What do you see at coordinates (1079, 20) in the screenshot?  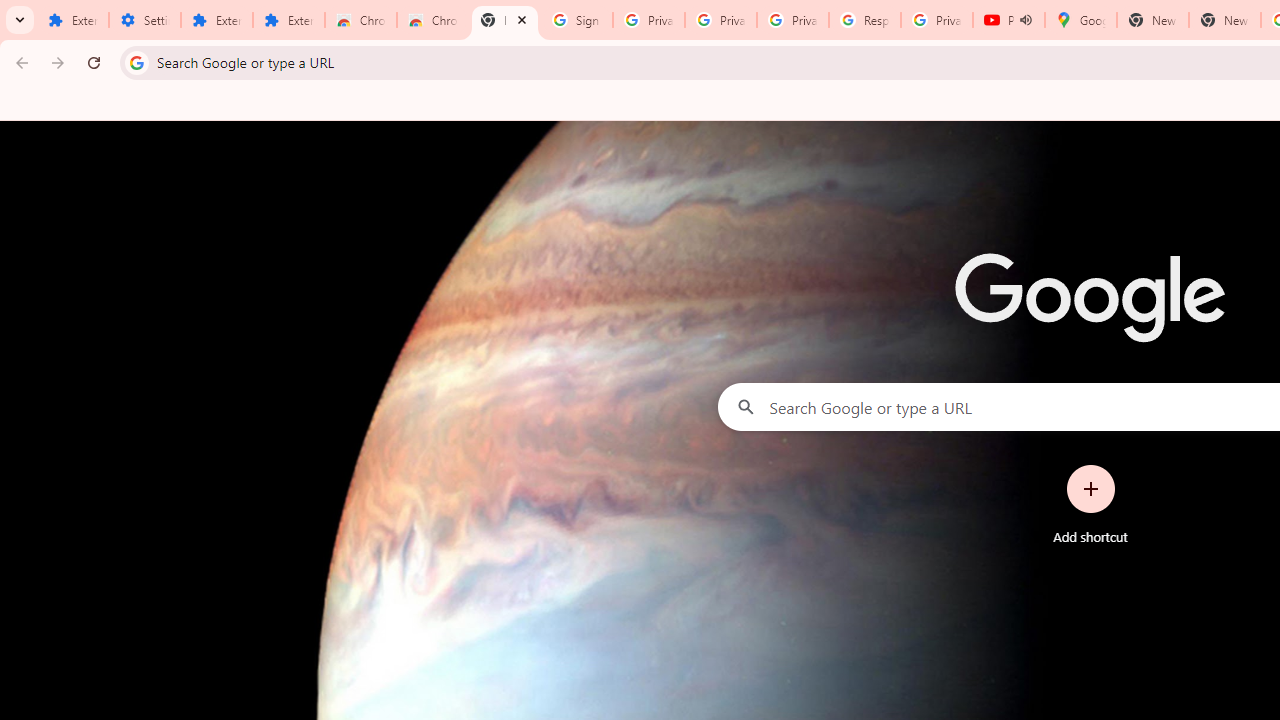 I see `'Google Maps'` at bounding box center [1079, 20].